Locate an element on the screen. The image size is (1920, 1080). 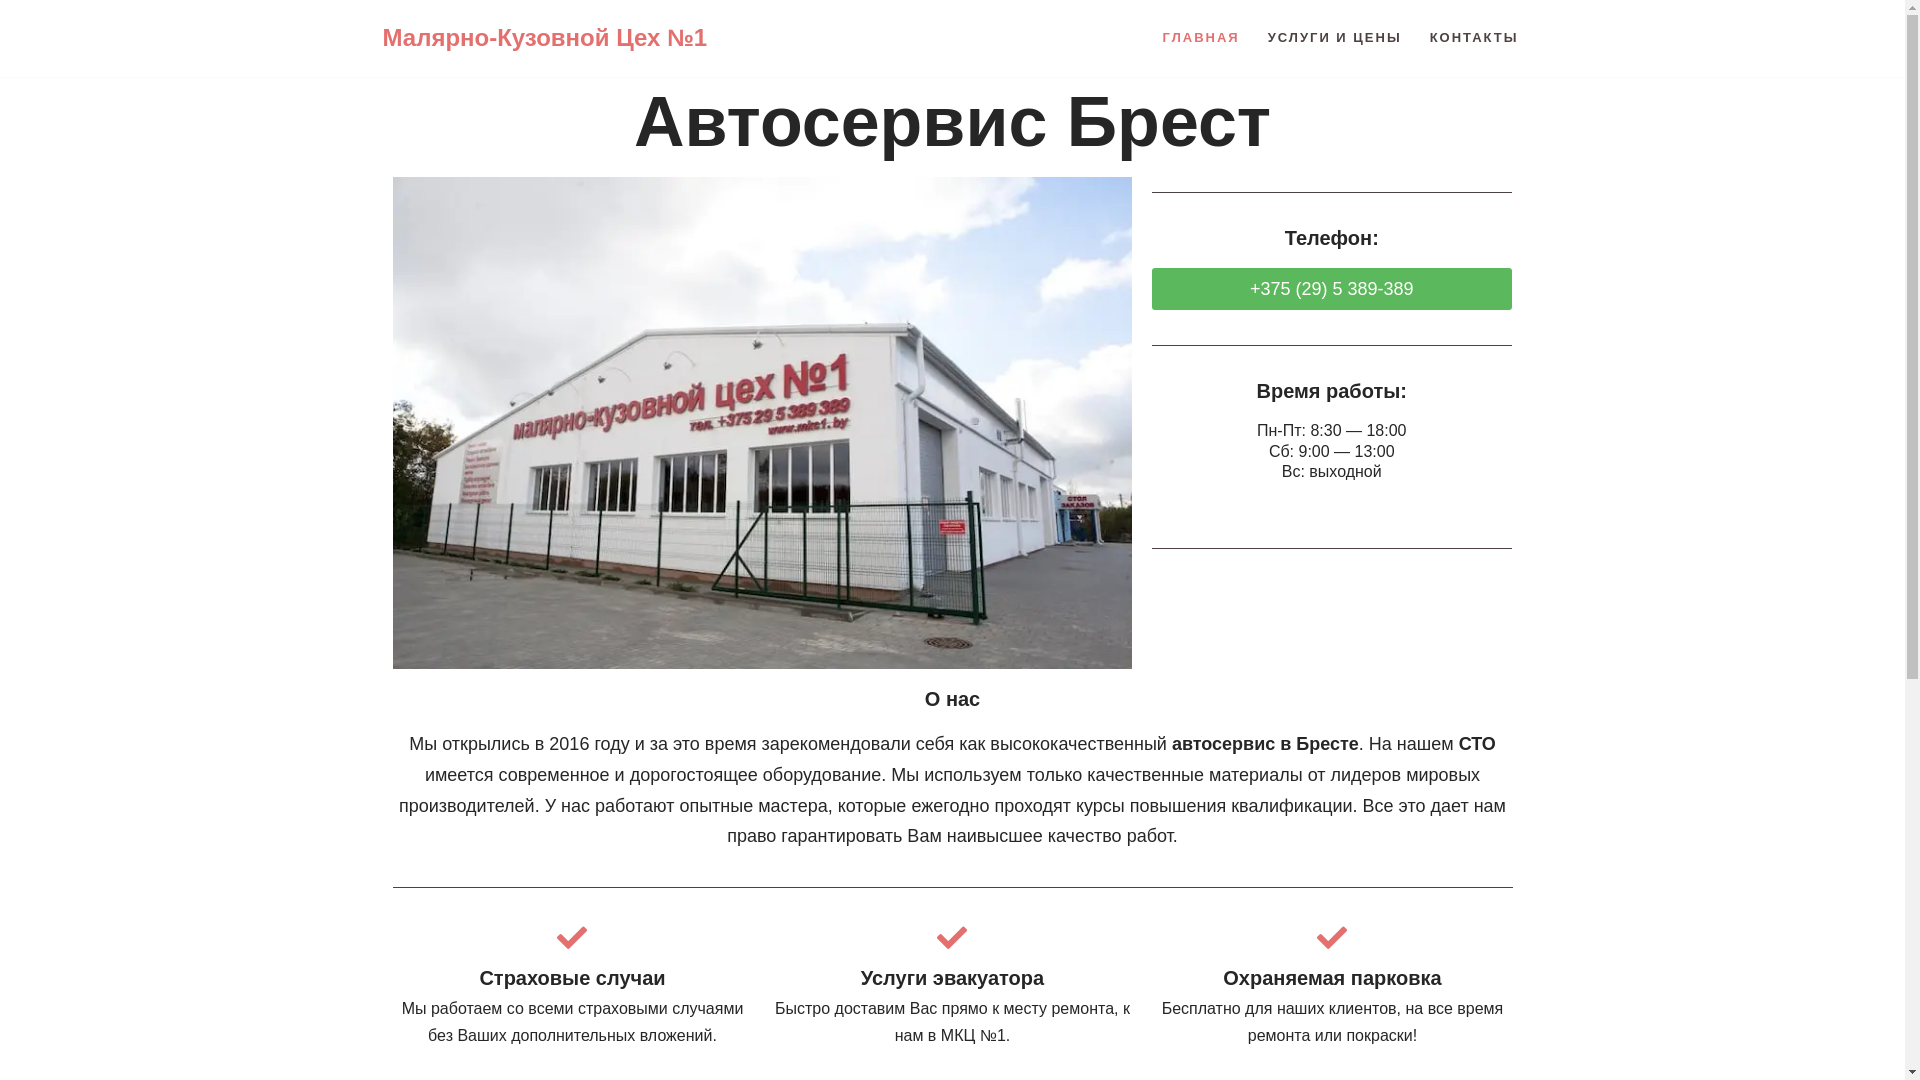
'+375 (29) 5 389-389' is located at coordinates (1331, 289).